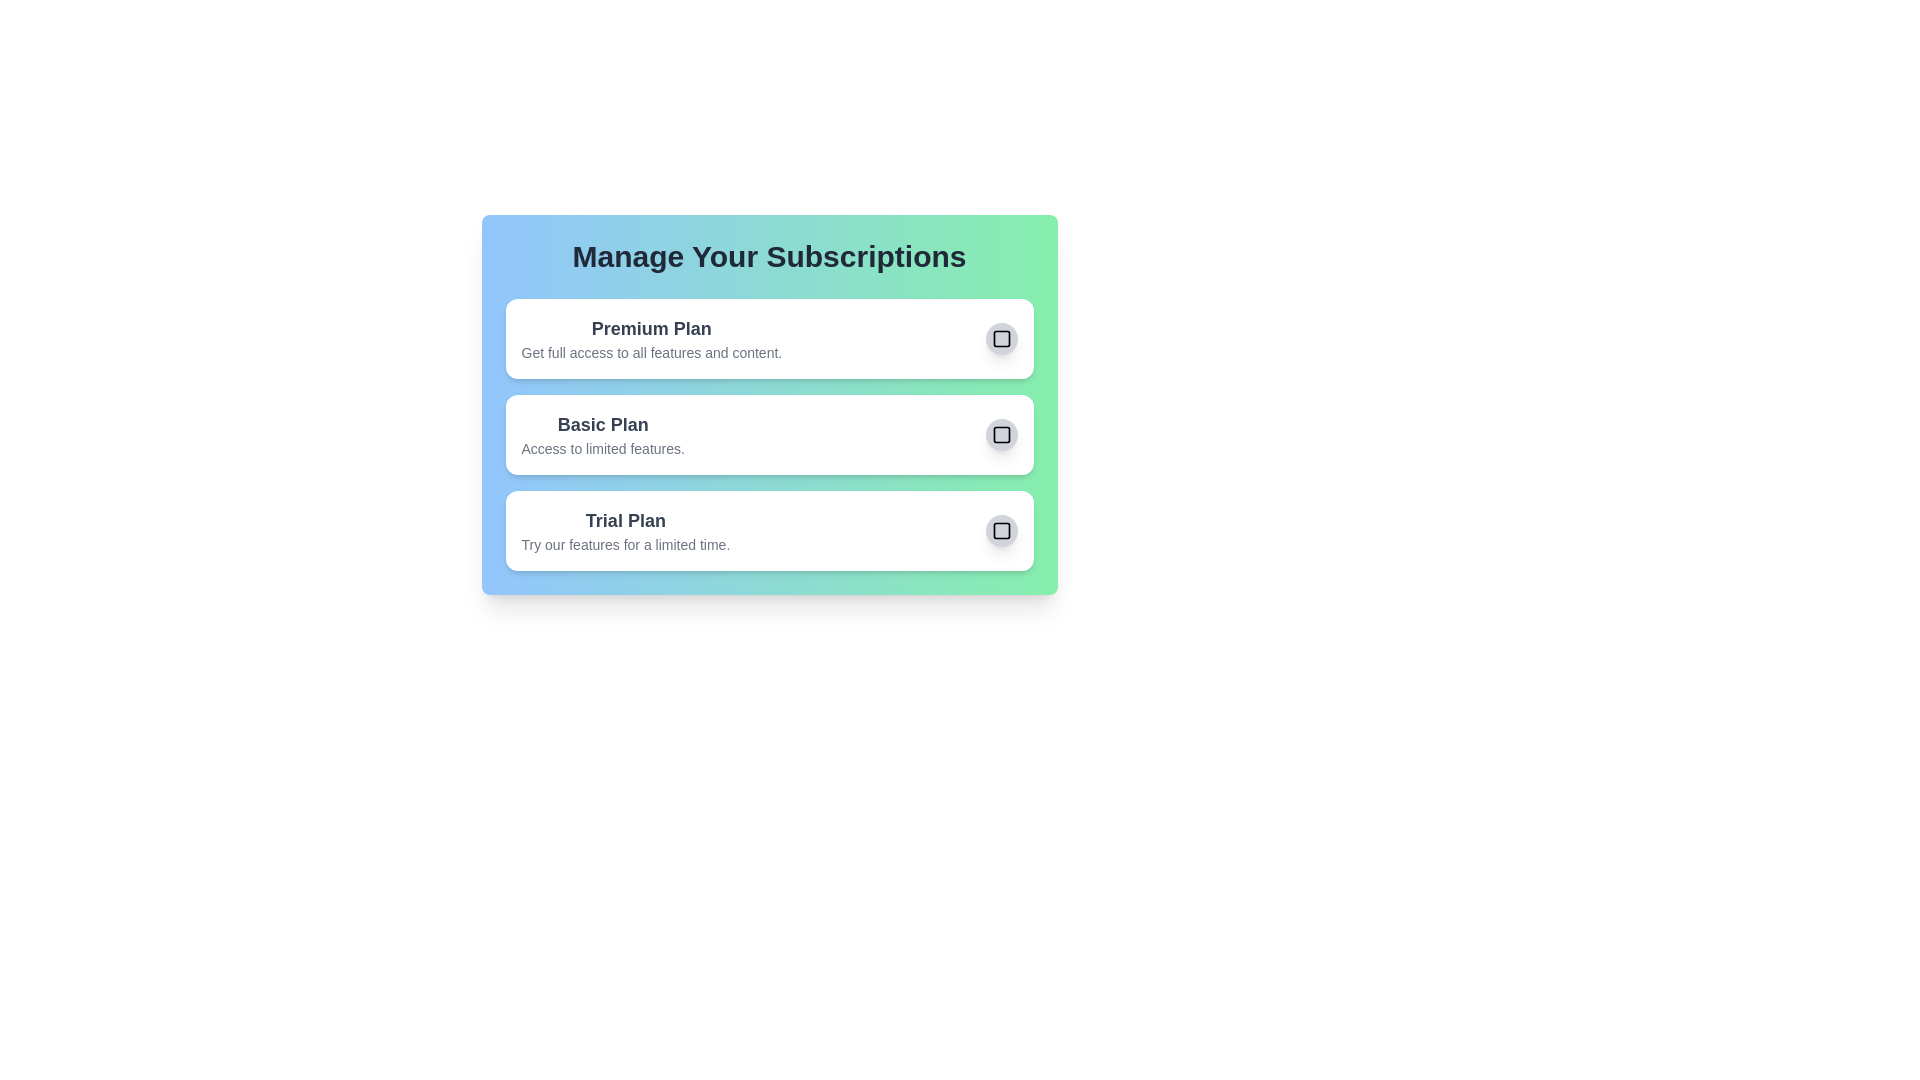  What do you see at coordinates (1001, 434) in the screenshot?
I see `the square icon within the circular button adjacent to the 'Basic Plan' section` at bounding box center [1001, 434].